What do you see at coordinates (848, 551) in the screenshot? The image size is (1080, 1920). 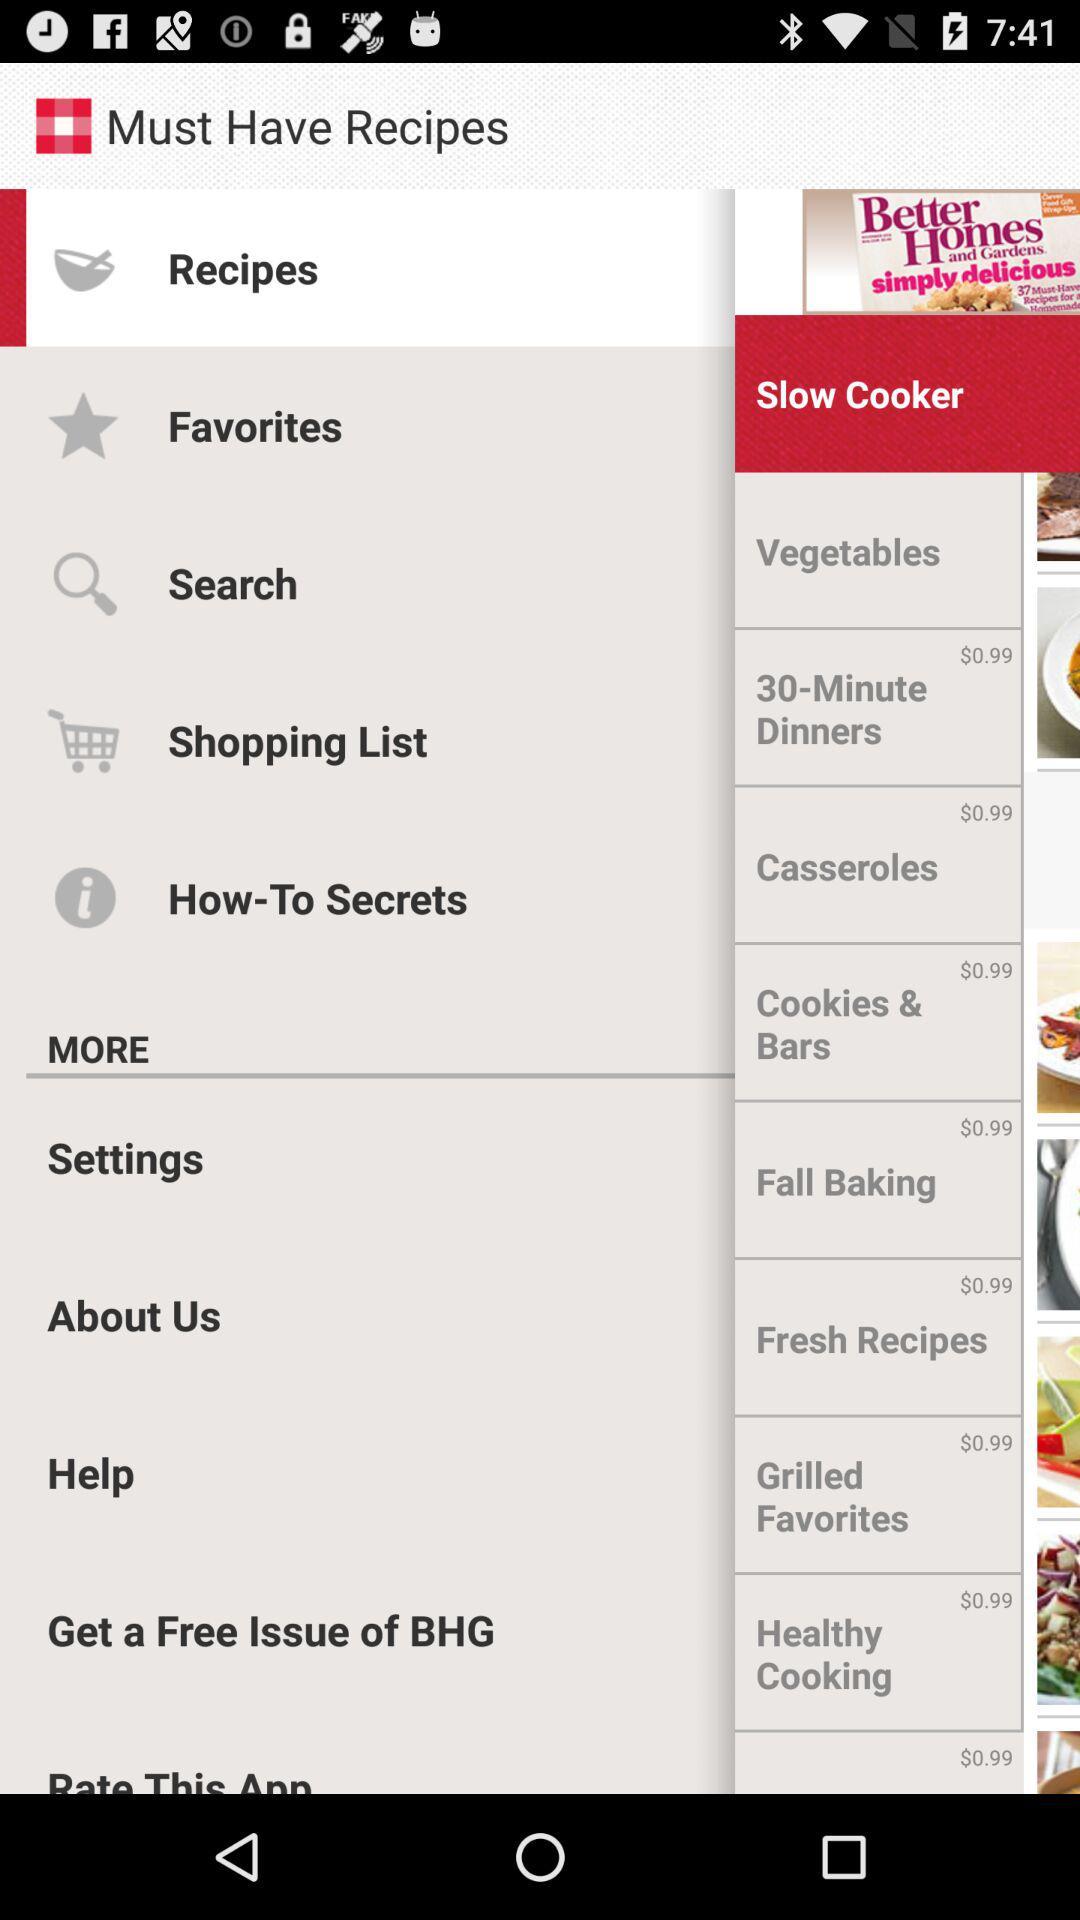 I see `icon next to favorites` at bounding box center [848, 551].